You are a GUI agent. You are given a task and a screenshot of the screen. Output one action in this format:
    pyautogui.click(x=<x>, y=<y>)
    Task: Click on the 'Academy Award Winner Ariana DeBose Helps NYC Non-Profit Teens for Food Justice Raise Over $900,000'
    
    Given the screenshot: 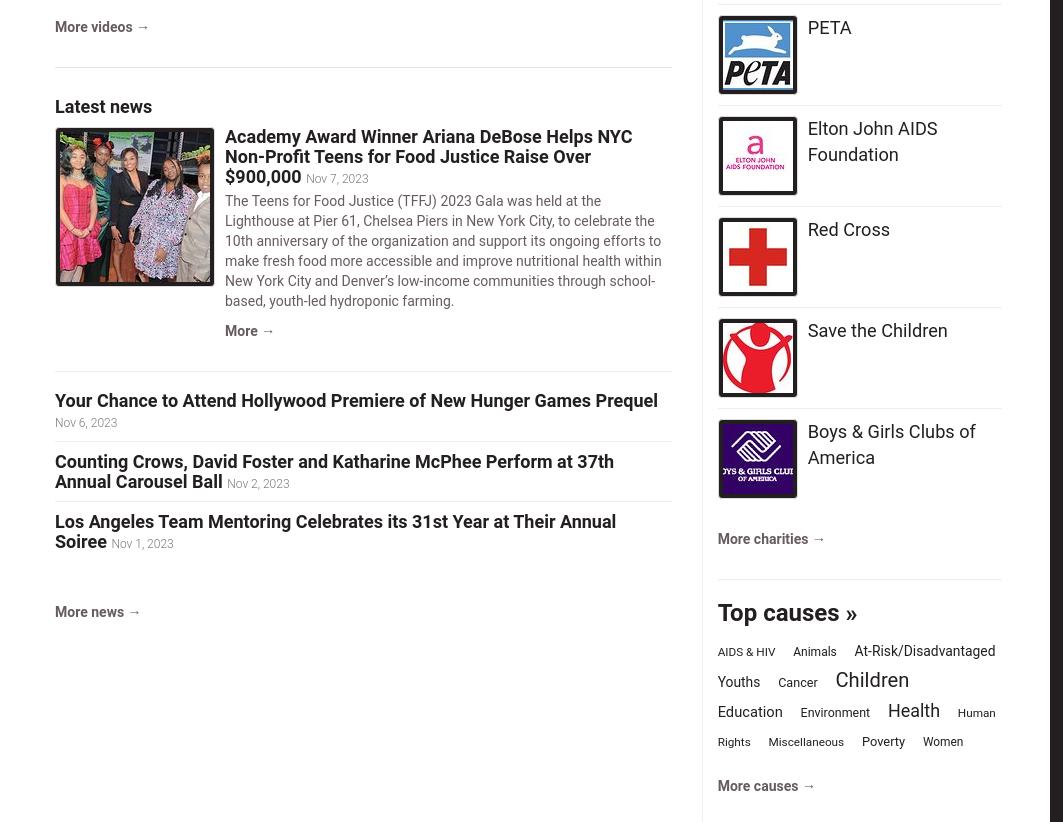 What is the action you would take?
    pyautogui.click(x=428, y=155)
    